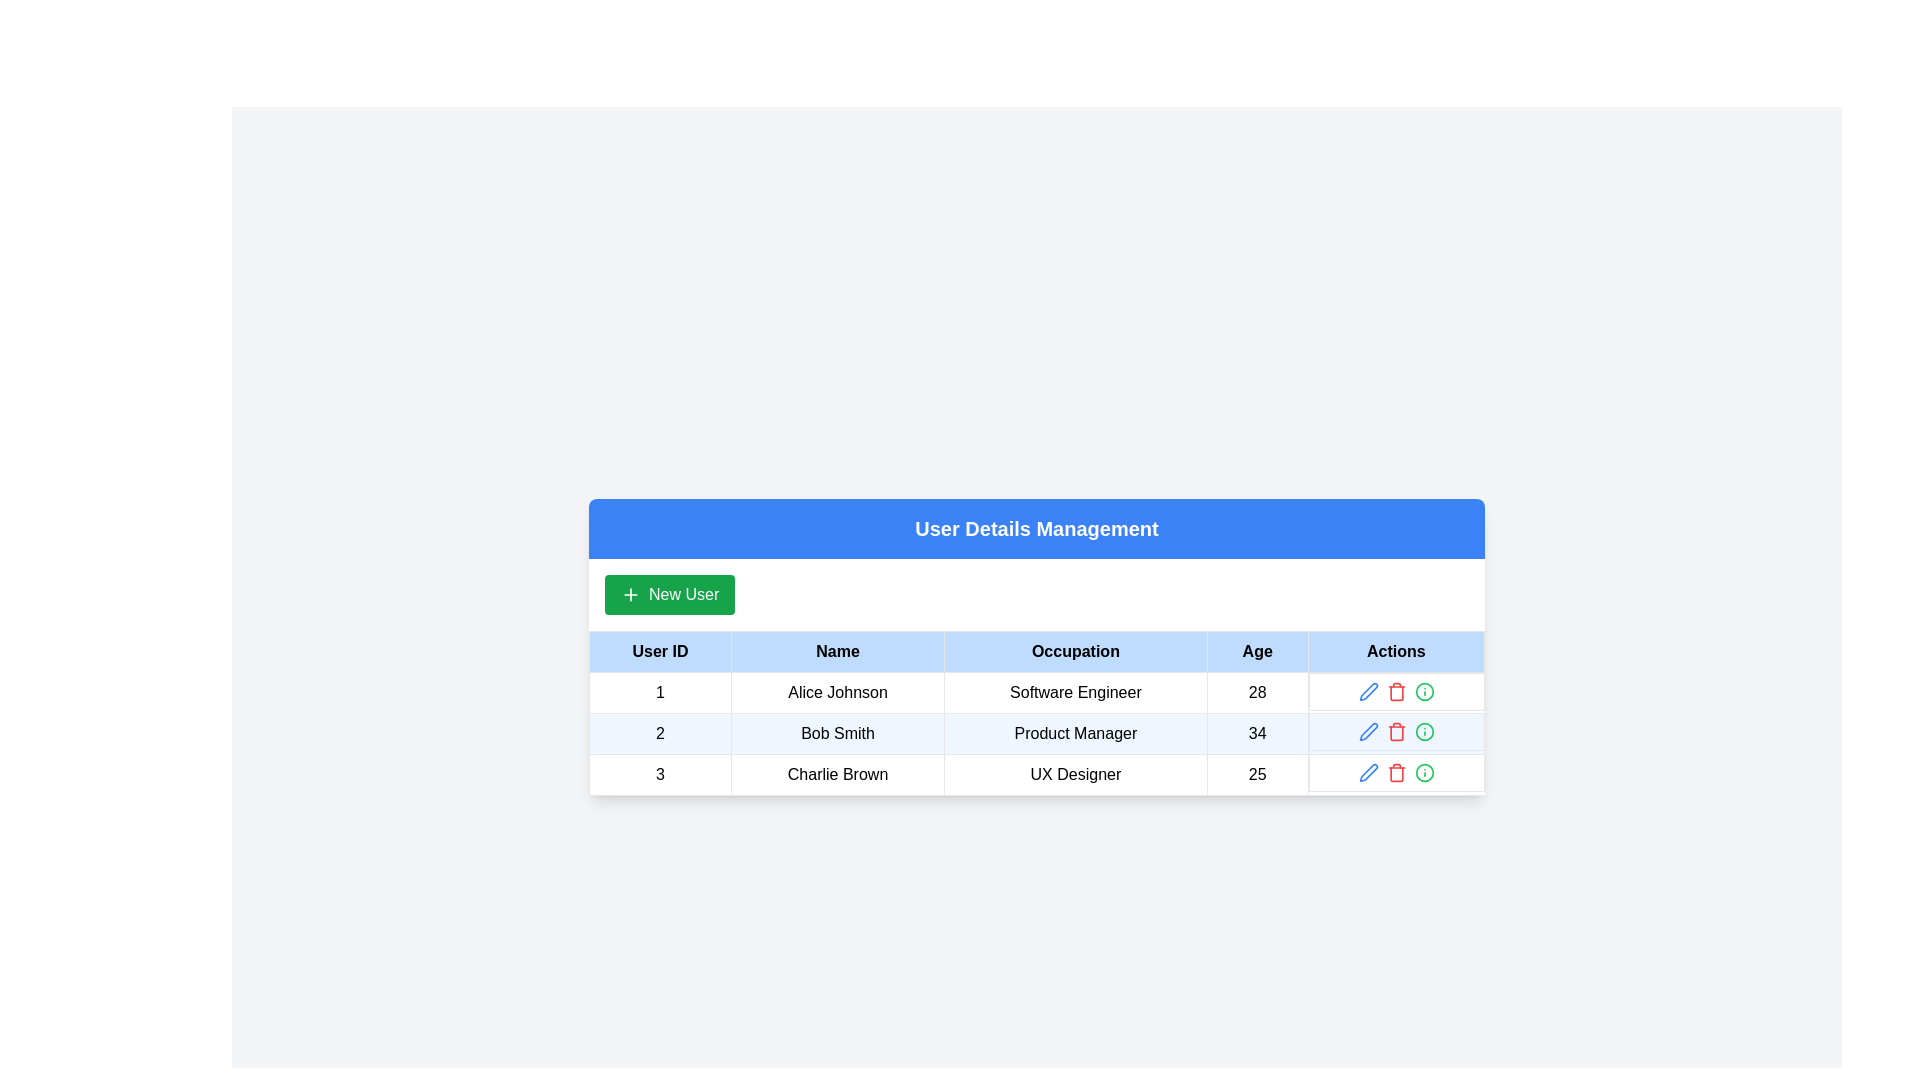 The image size is (1920, 1080). Describe the element at coordinates (1256, 773) in the screenshot. I see `numerical age of the user 'Charlie Brown' from the Text label located in the fourth cell of the third row in the table` at that location.